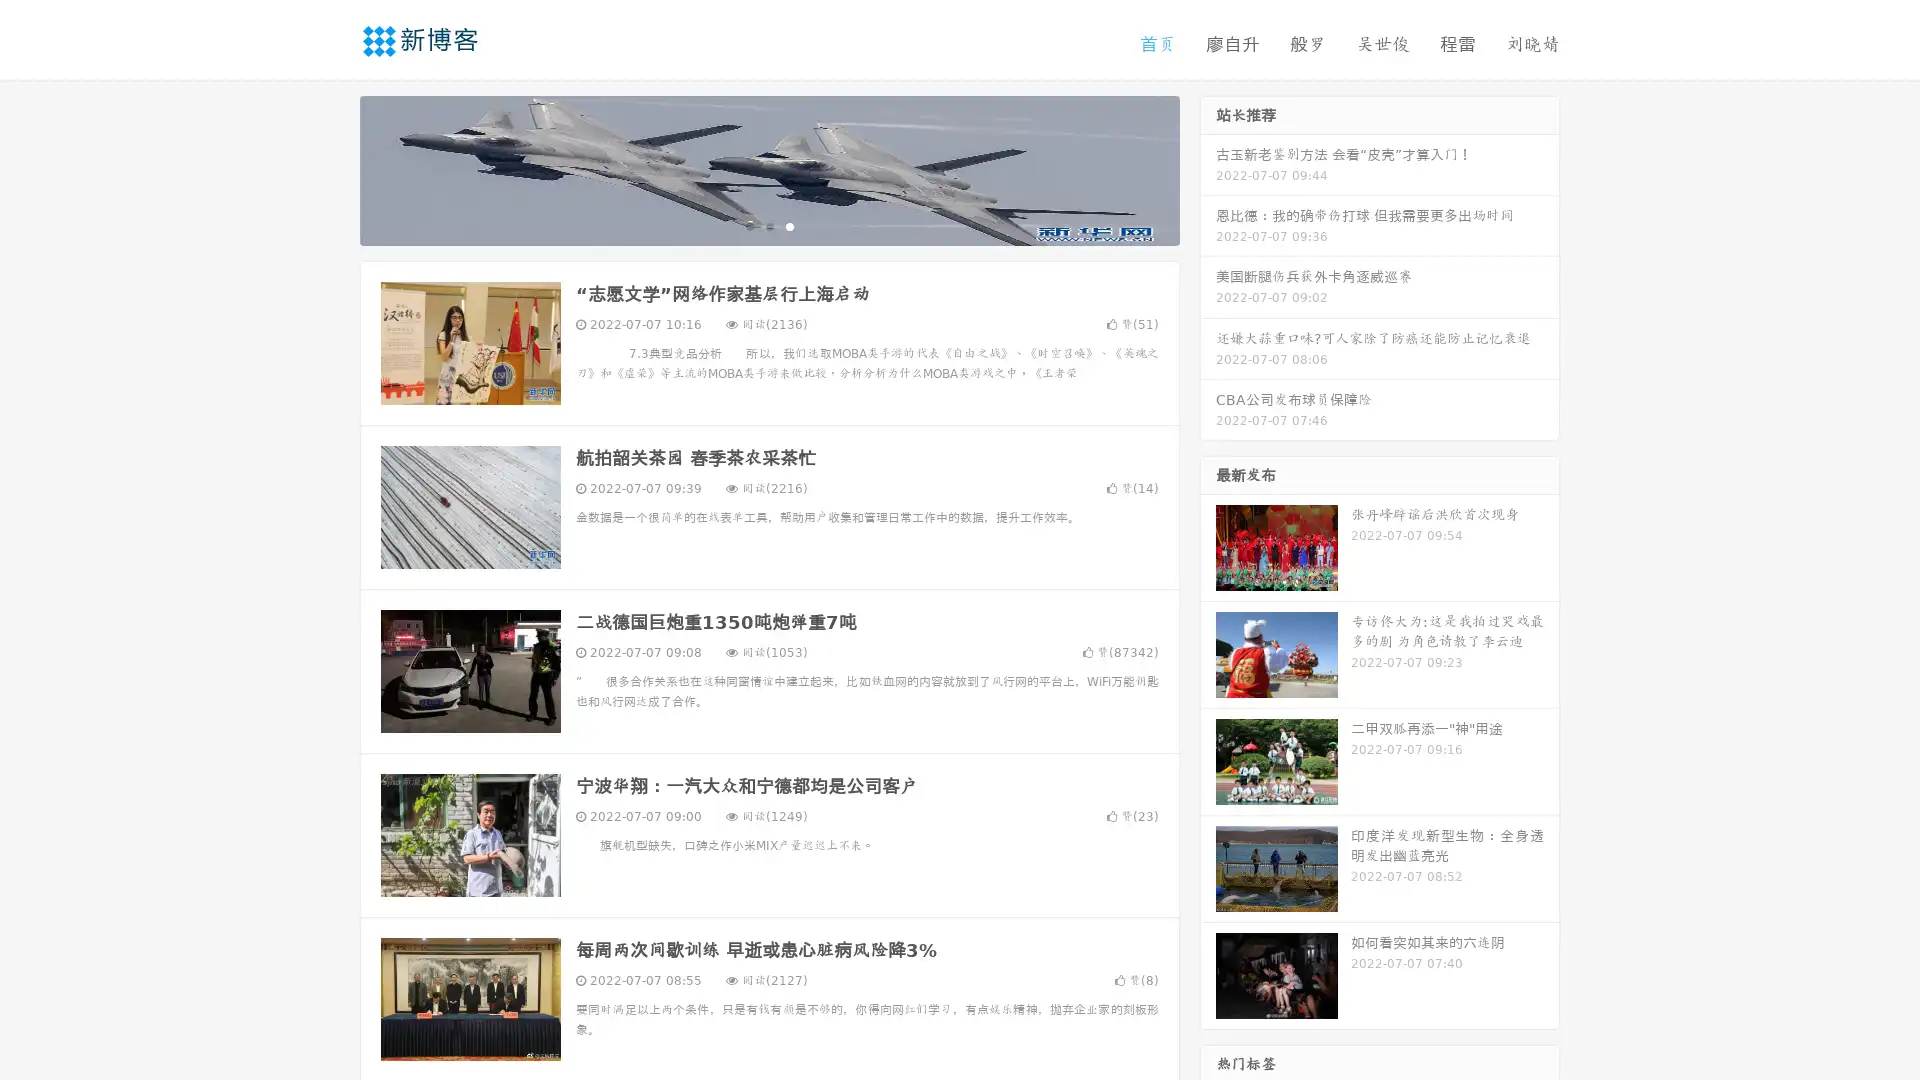  Describe the element at coordinates (748, 225) in the screenshot. I see `Go to slide 1` at that location.